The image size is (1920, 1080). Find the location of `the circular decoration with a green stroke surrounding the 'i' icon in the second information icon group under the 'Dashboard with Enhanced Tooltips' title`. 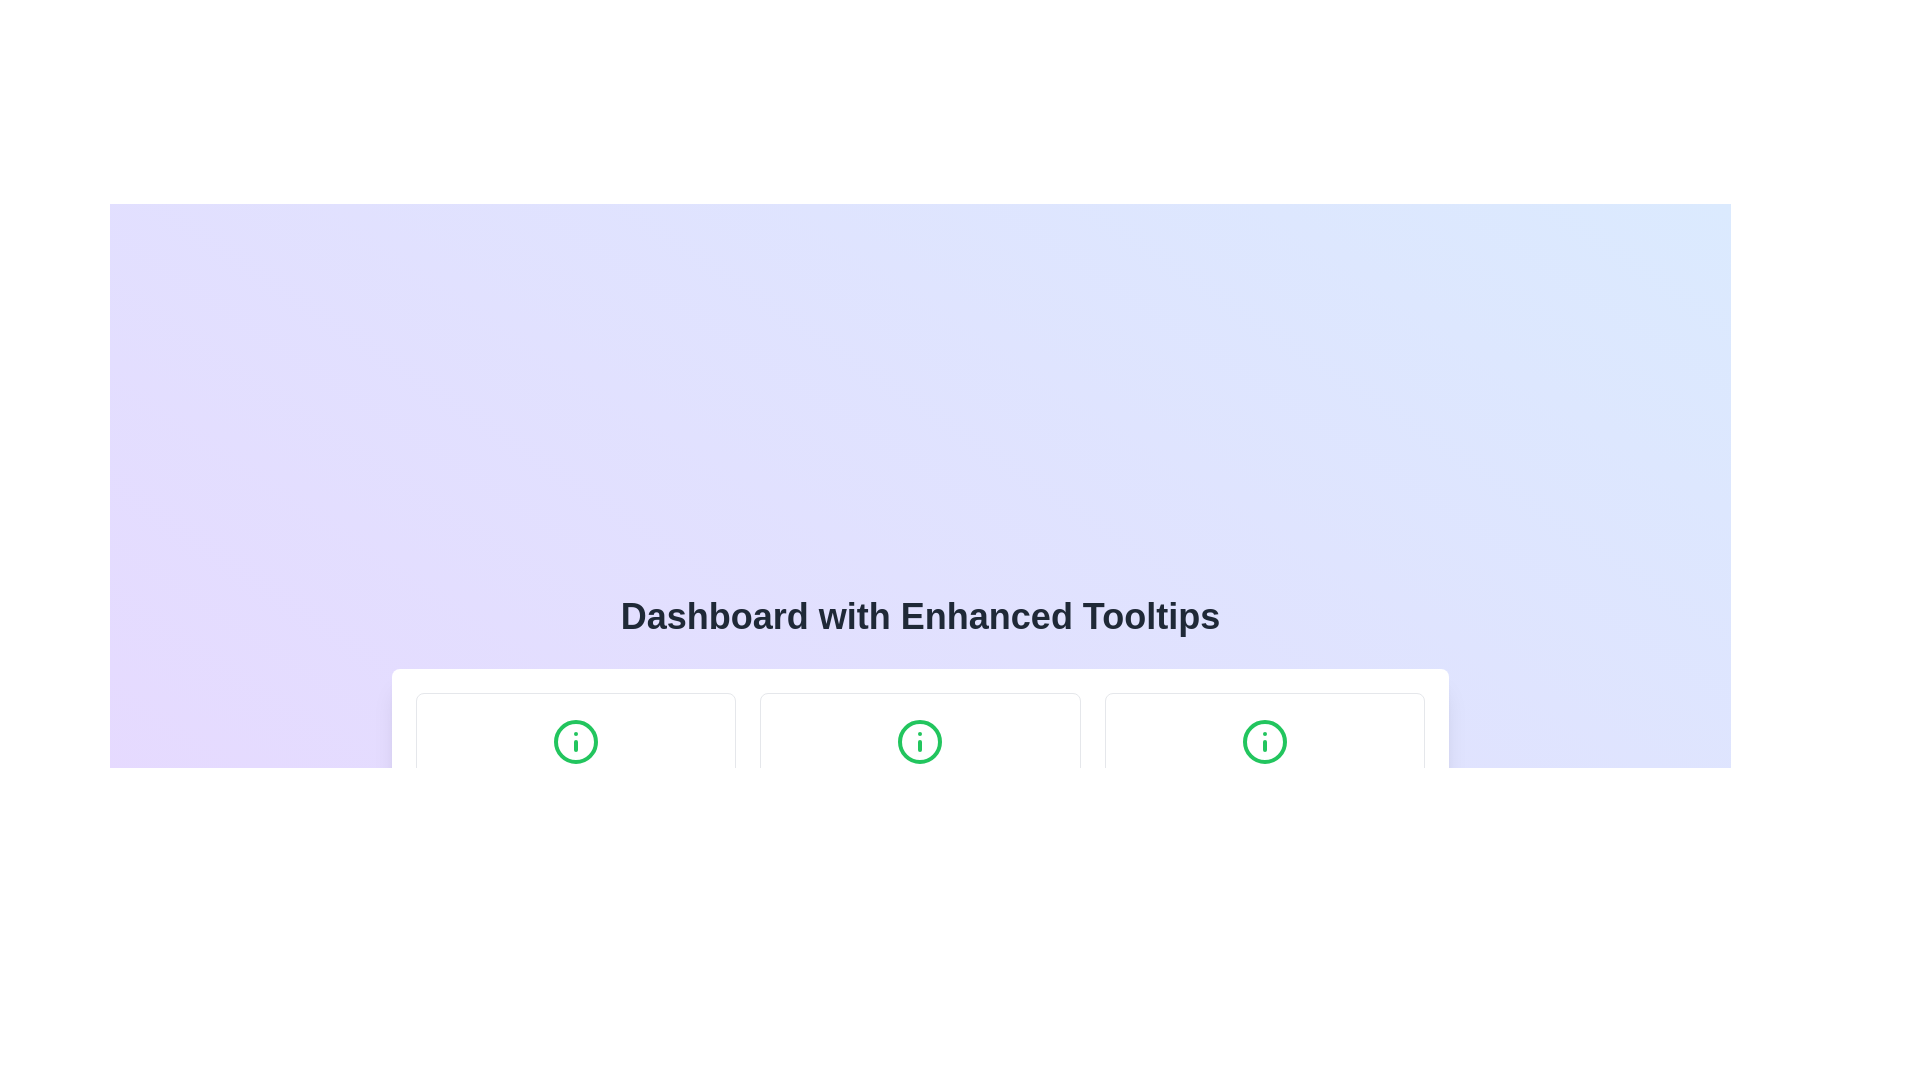

the circular decoration with a green stroke surrounding the 'i' icon in the second information icon group under the 'Dashboard with Enhanced Tooltips' title is located at coordinates (919, 741).